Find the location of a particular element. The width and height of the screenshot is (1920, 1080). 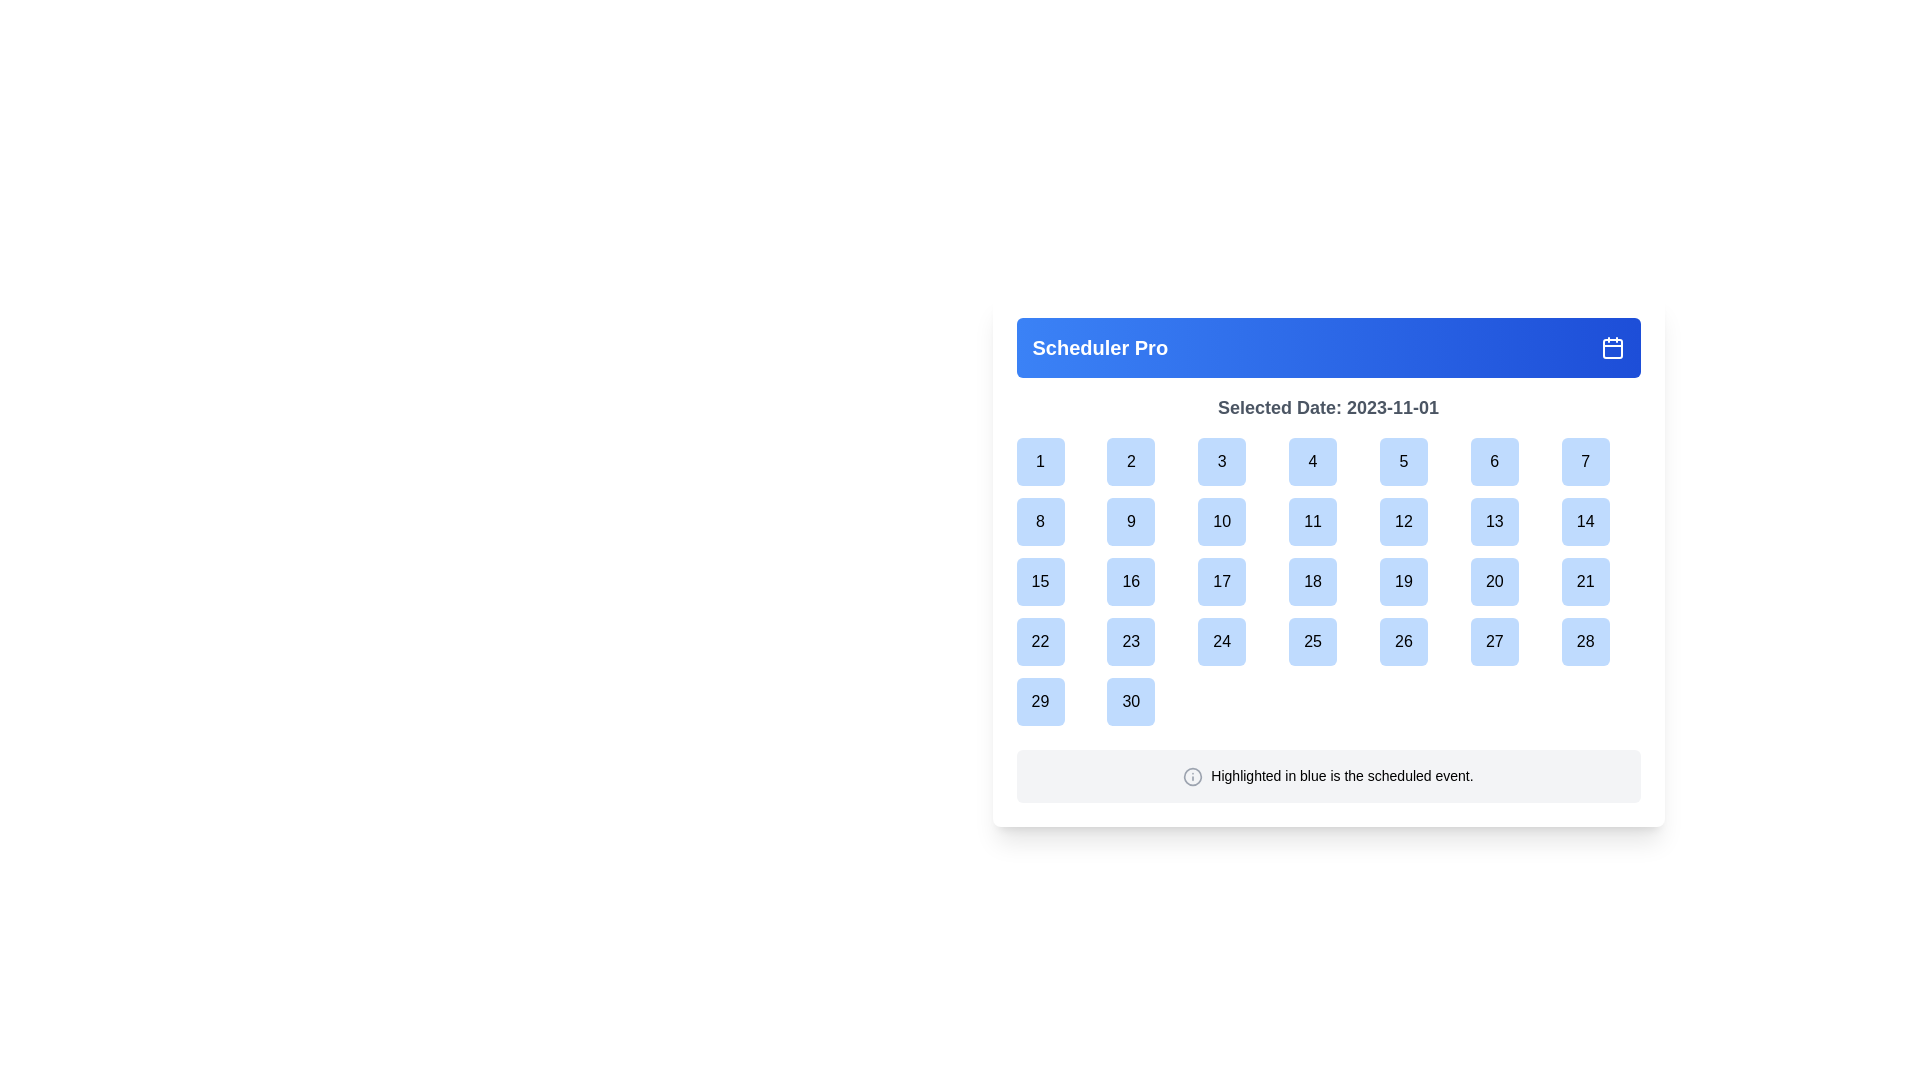

the button representing the 27th day of the month in the calendar is located at coordinates (1510, 641).